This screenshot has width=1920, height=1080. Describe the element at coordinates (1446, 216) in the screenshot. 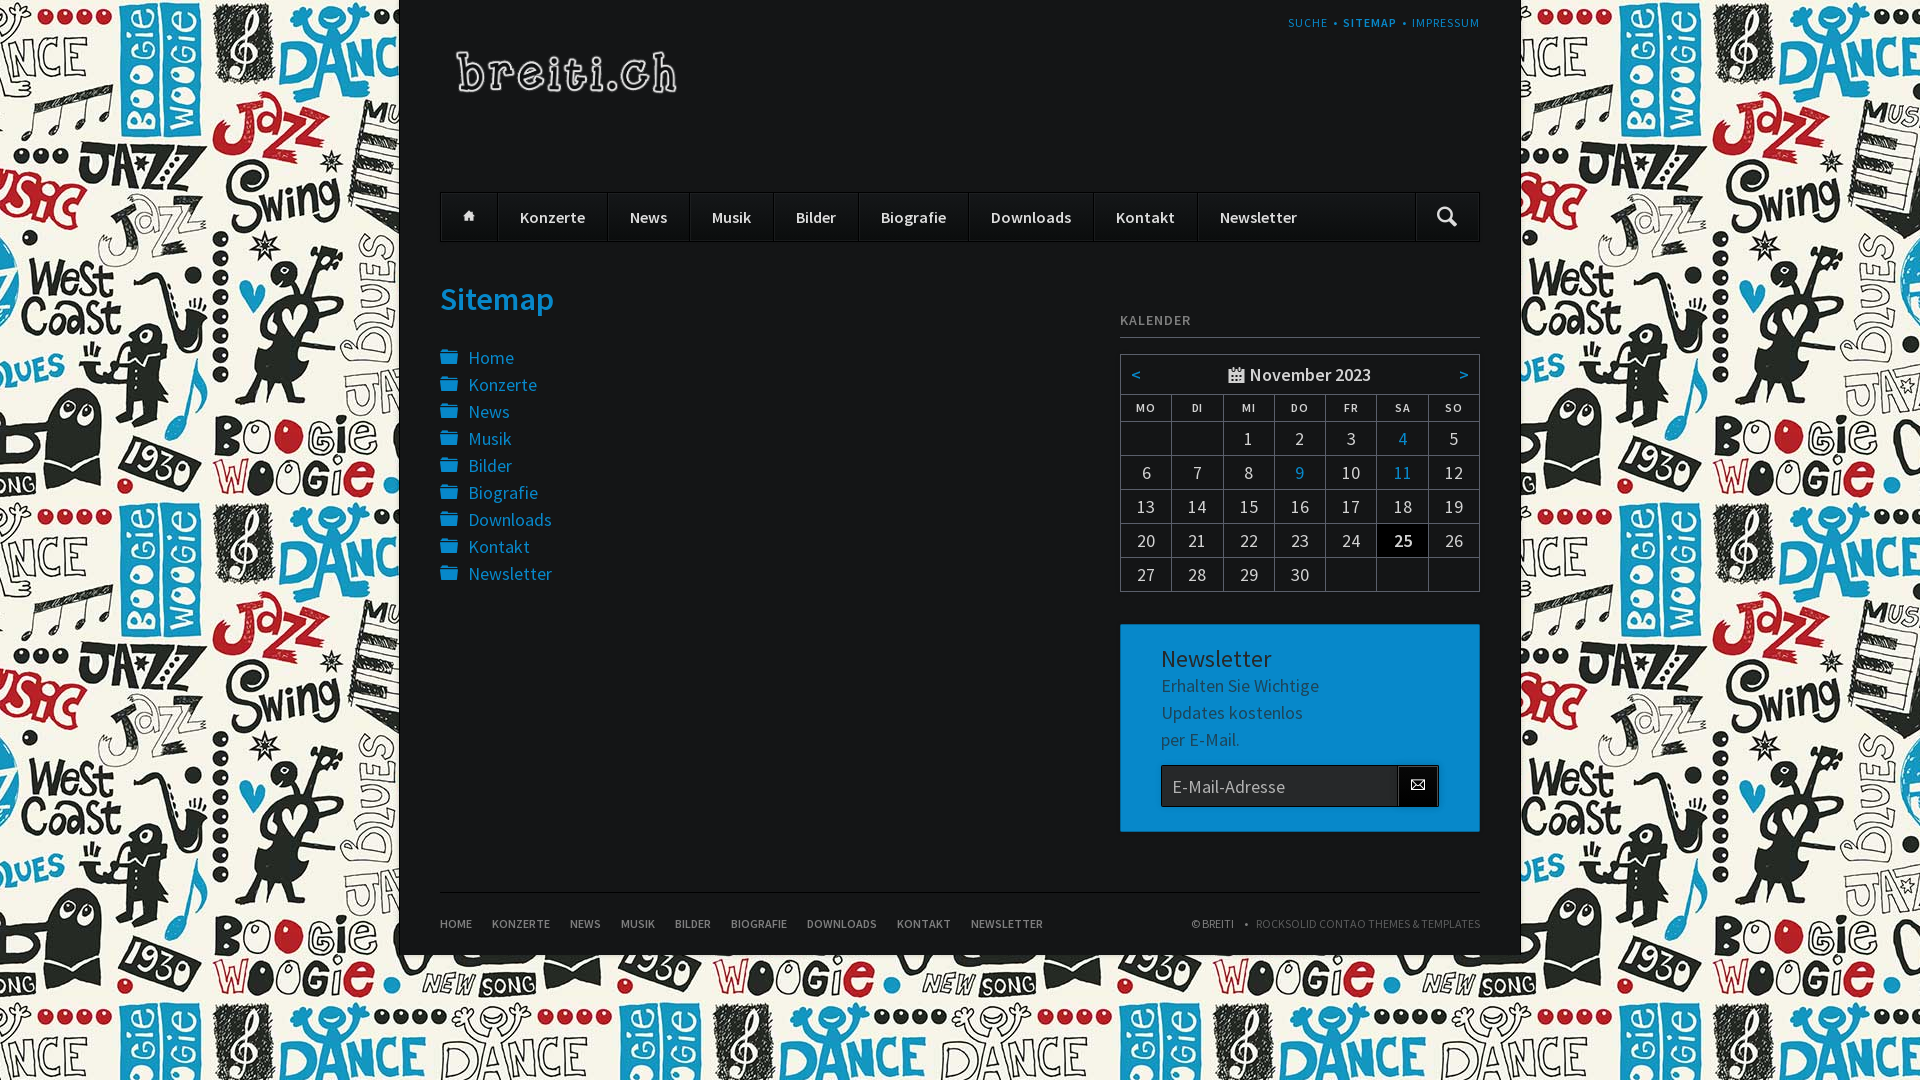

I see `'Suchen'` at that location.